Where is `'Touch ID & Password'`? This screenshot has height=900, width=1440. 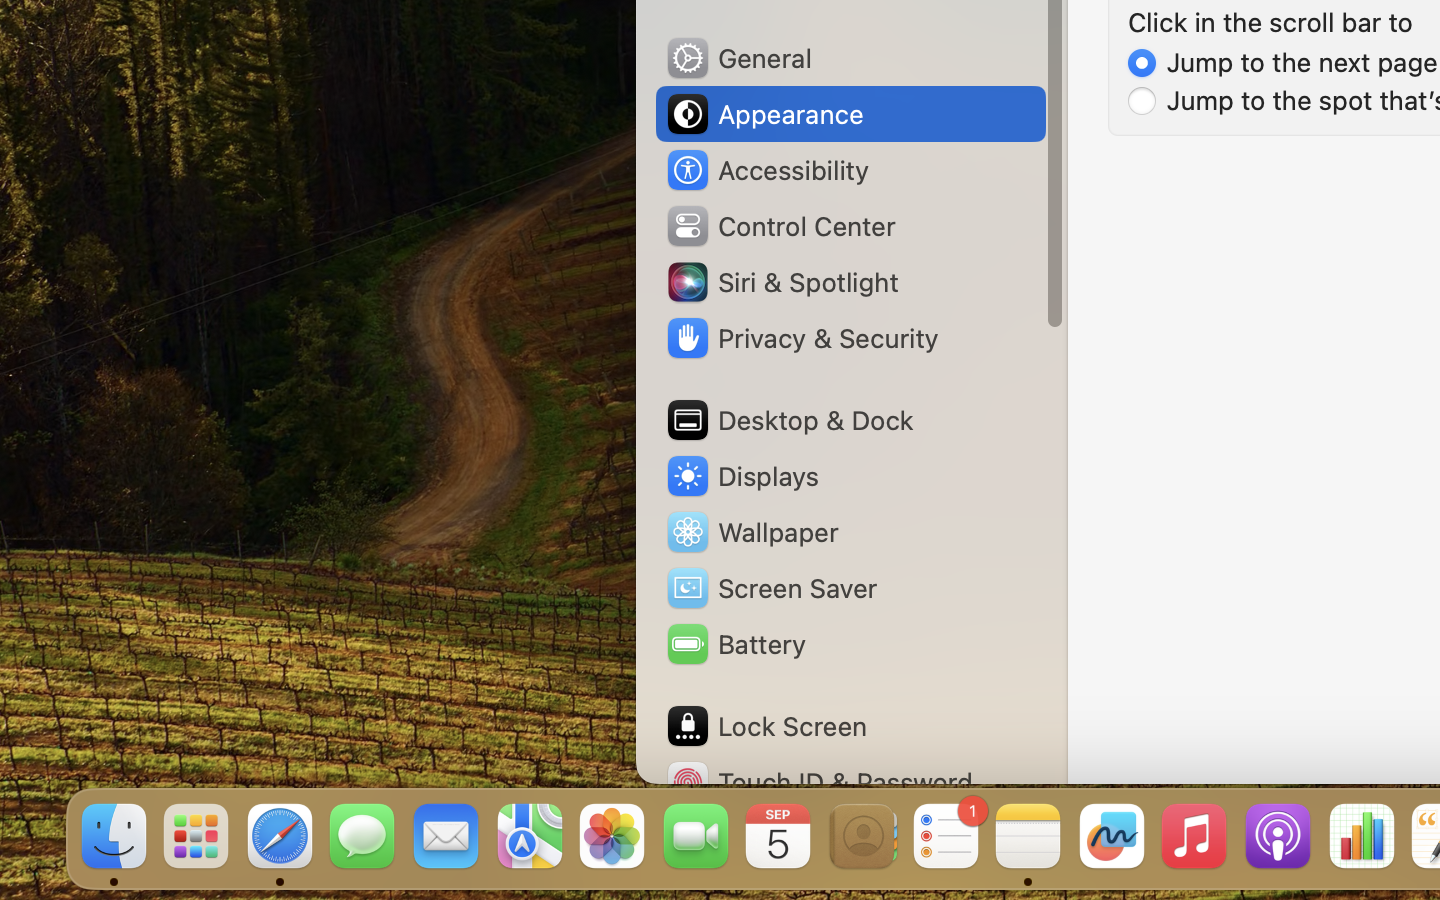 'Touch ID & Password' is located at coordinates (819, 781).